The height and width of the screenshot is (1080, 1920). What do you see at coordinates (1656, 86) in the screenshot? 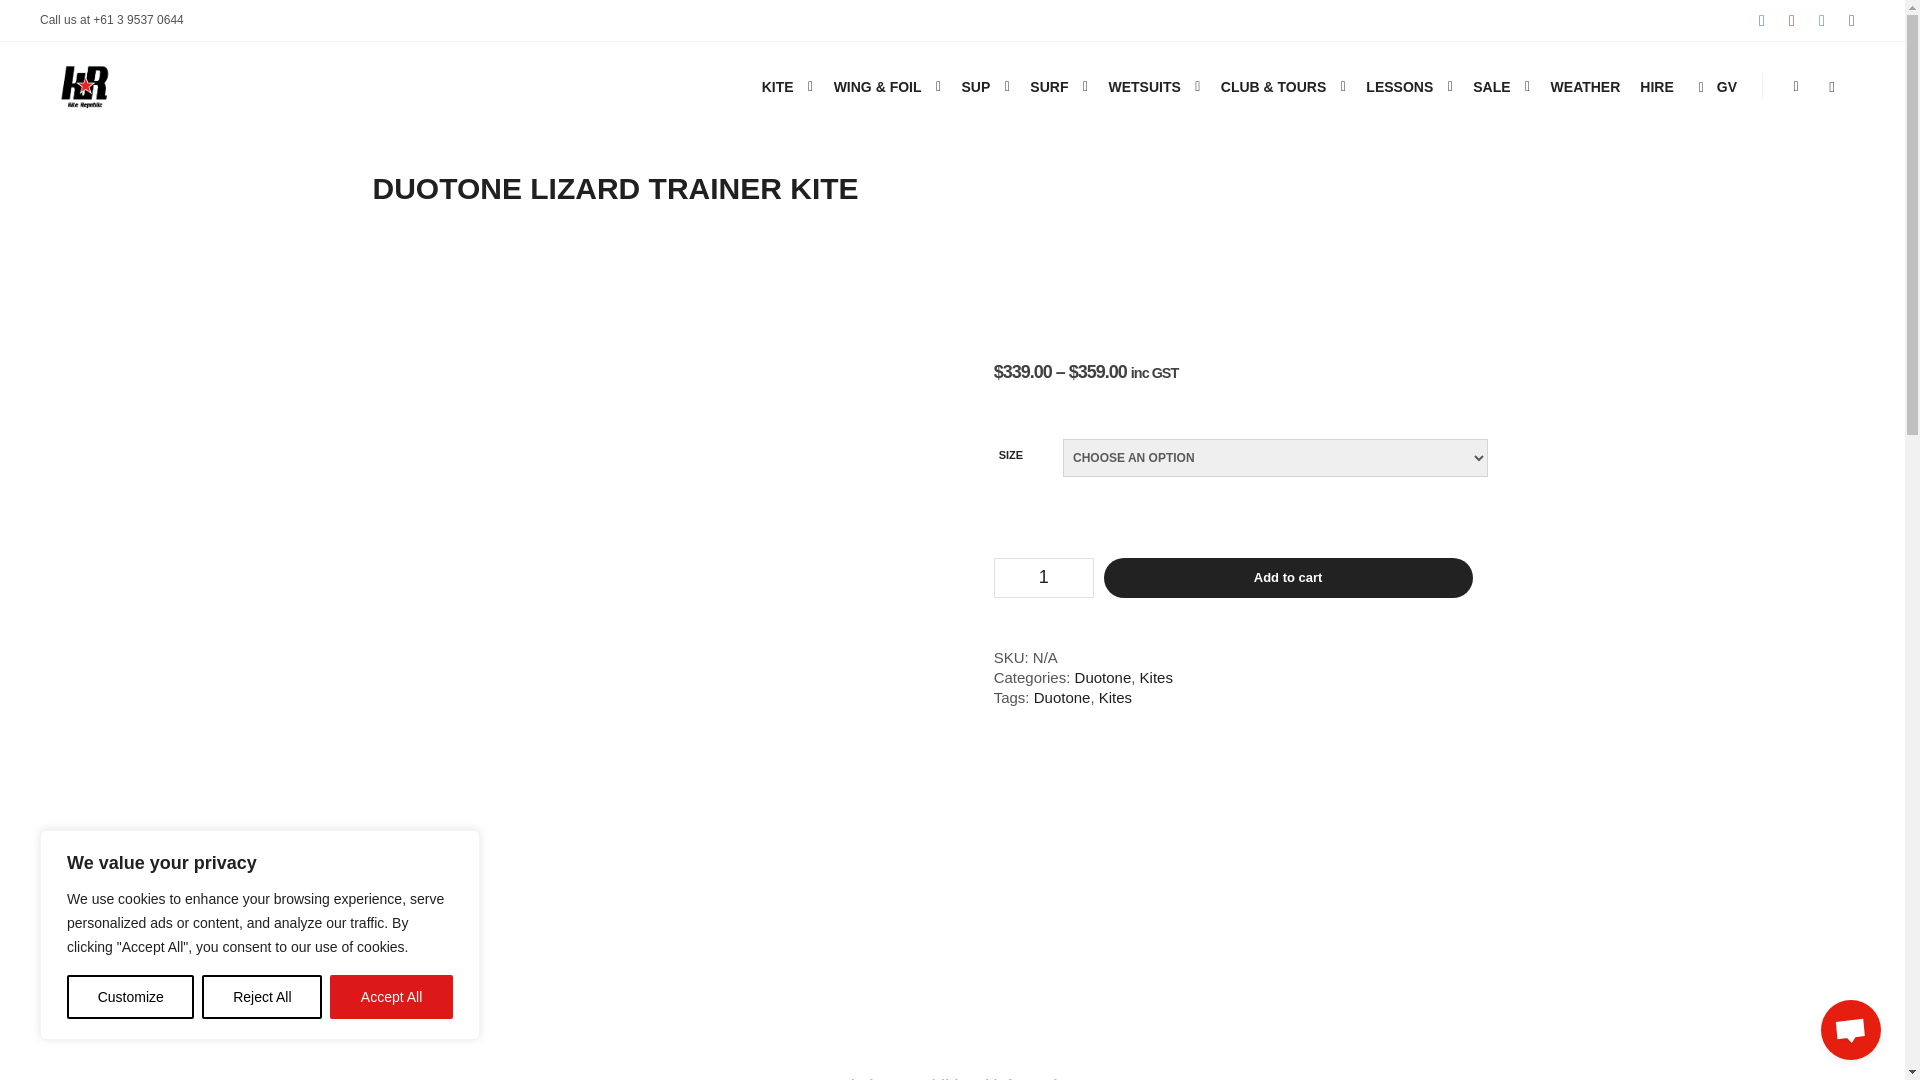
I see `'HIRE'` at bounding box center [1656, 86].